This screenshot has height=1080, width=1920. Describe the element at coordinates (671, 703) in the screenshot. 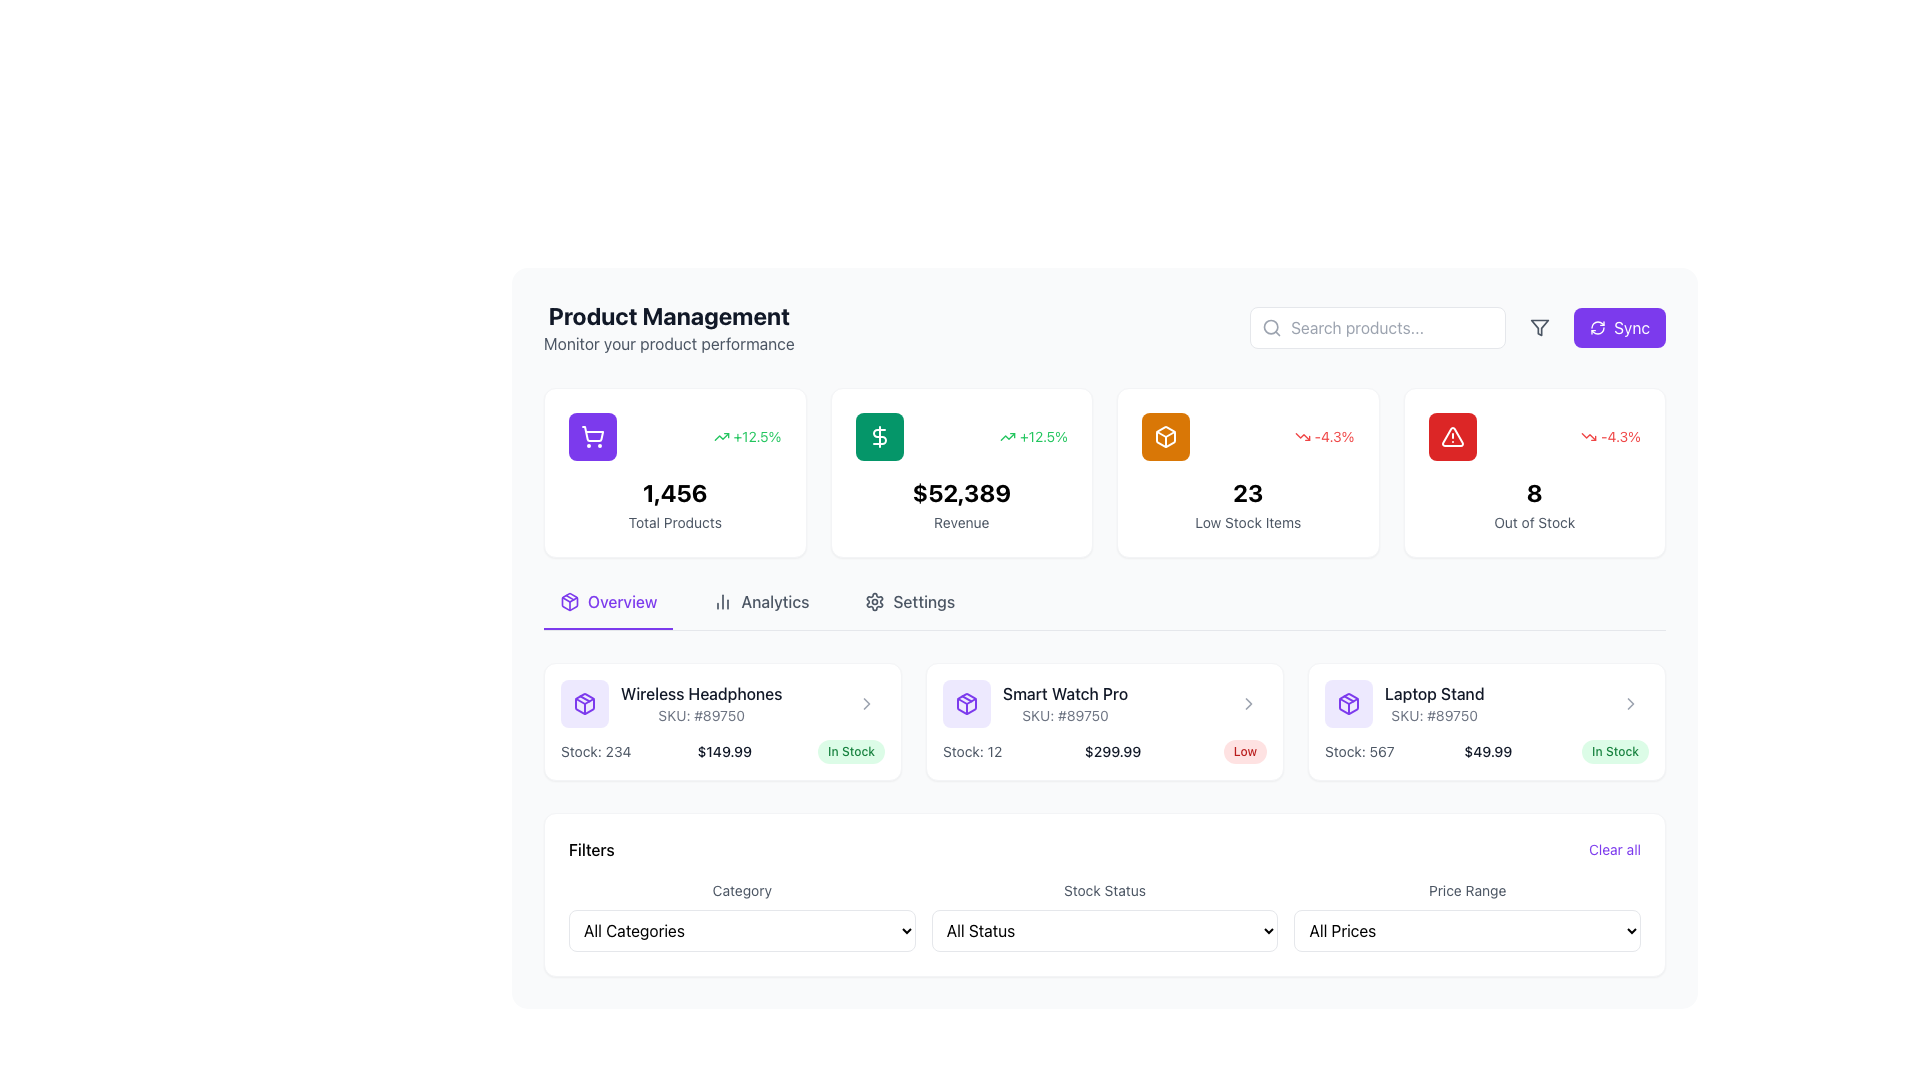

I see `text block displaying the product name 'Wireless Headphones' and its SKU, located to the right of the violet box icon in the 'Overview' section of the product card` at that location.